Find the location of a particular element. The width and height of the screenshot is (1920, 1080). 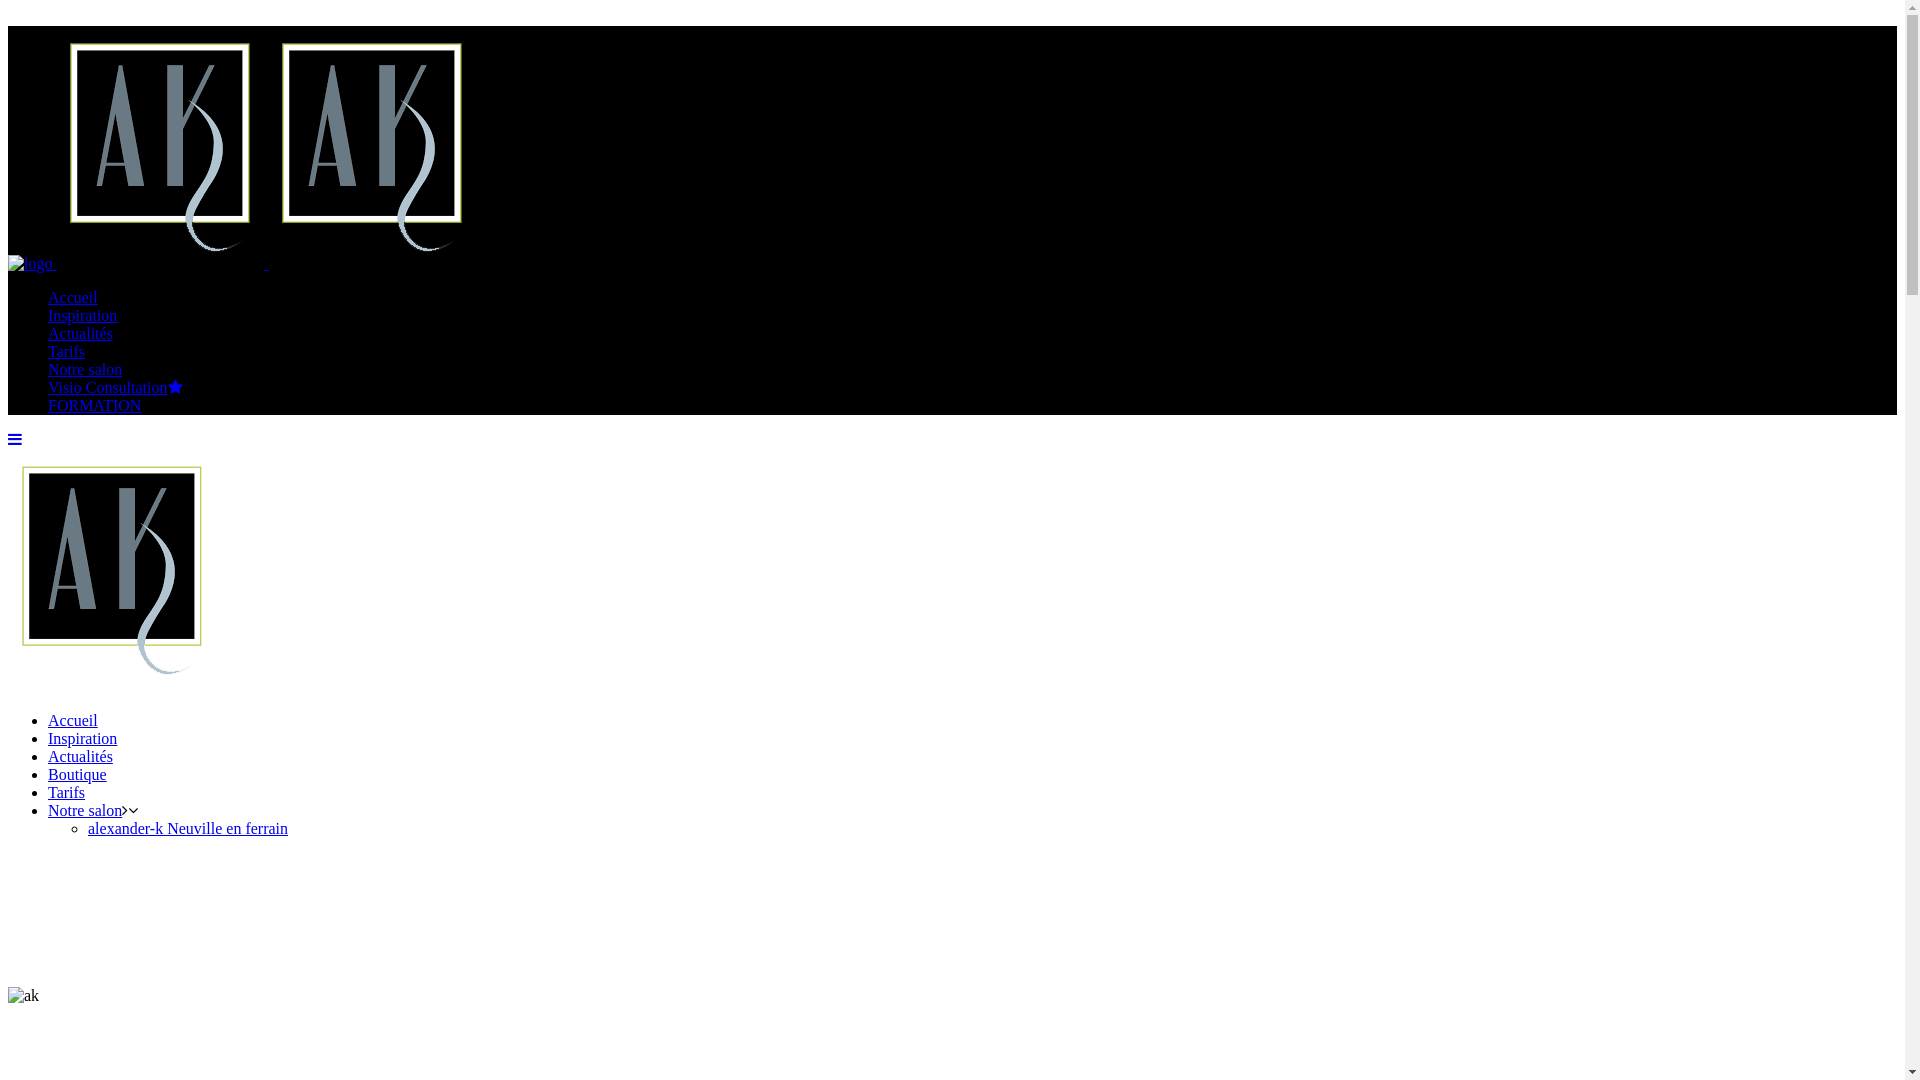

'Notre salon' is located at coordinates (84, 810).